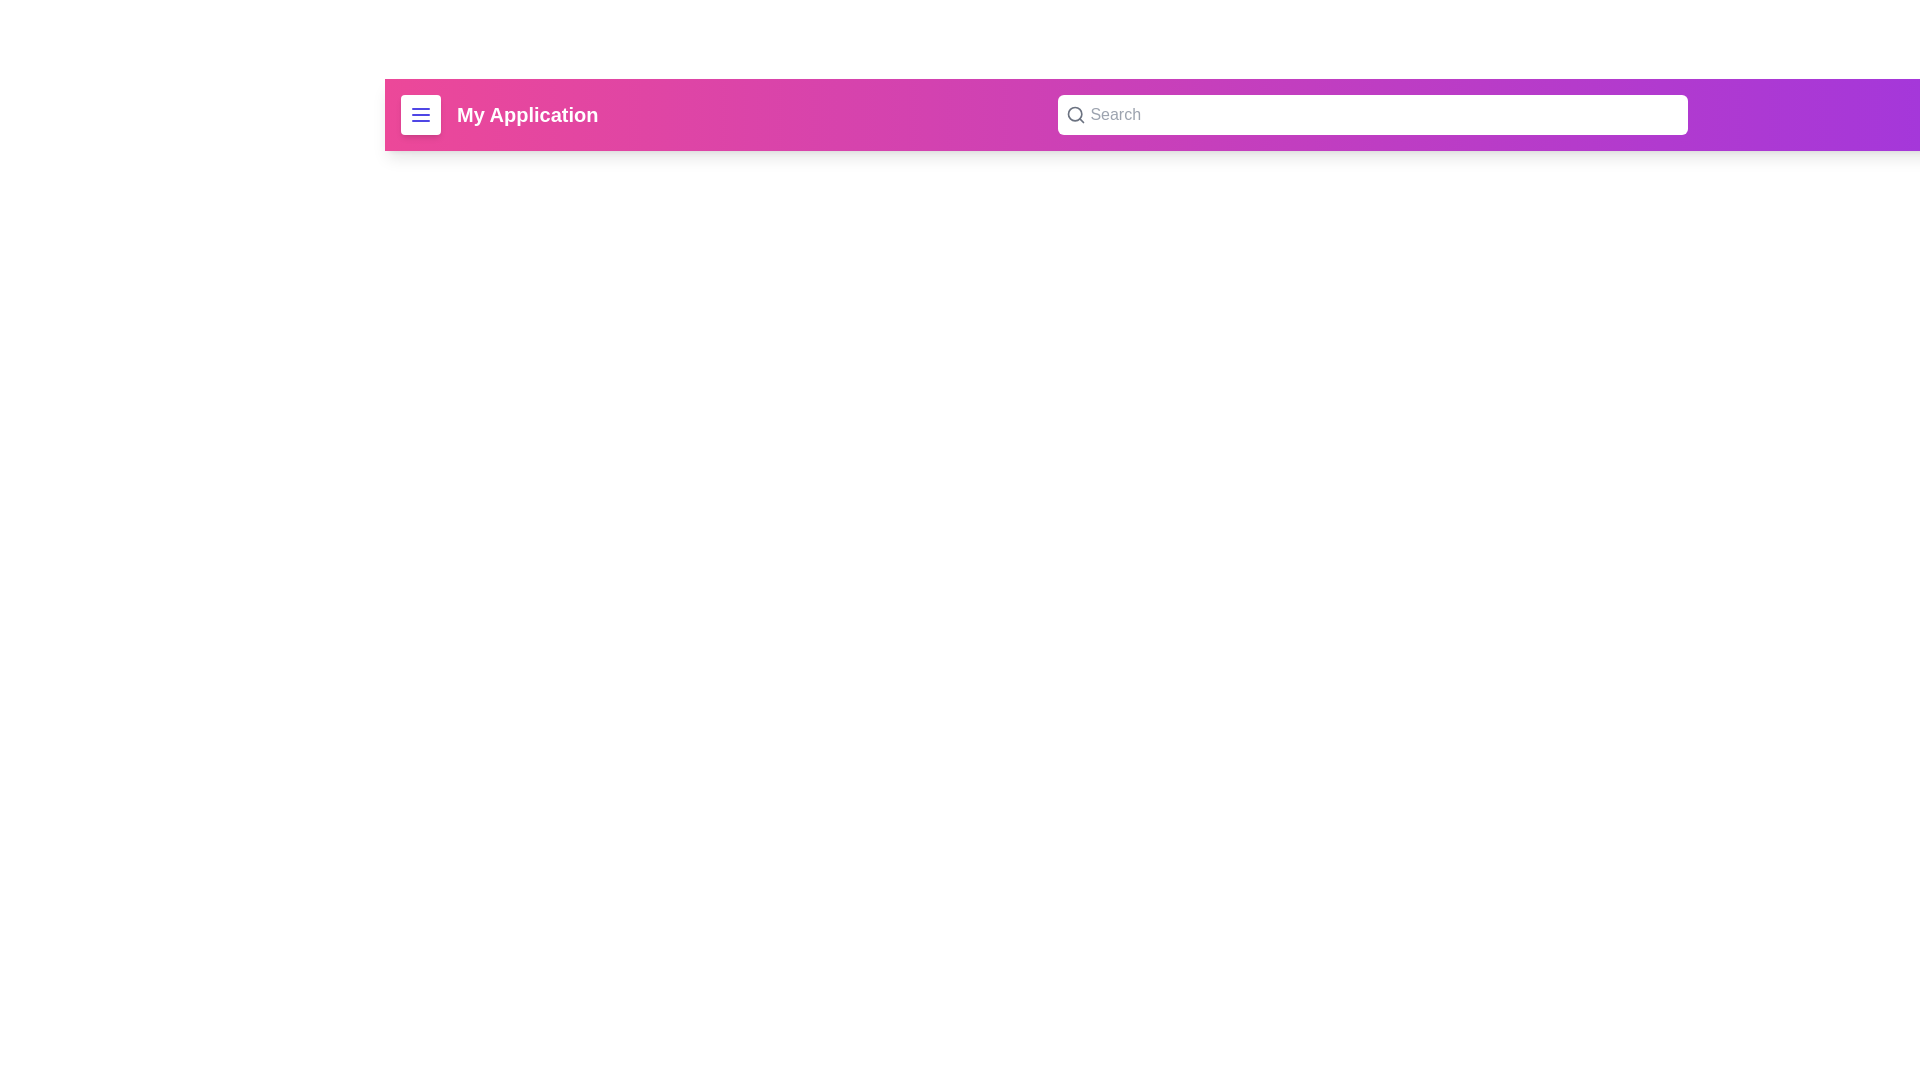 This screenshot has height=1080, width=1920. I want to click on the search bar to highlight its placeholder text, so click(1371, 115).